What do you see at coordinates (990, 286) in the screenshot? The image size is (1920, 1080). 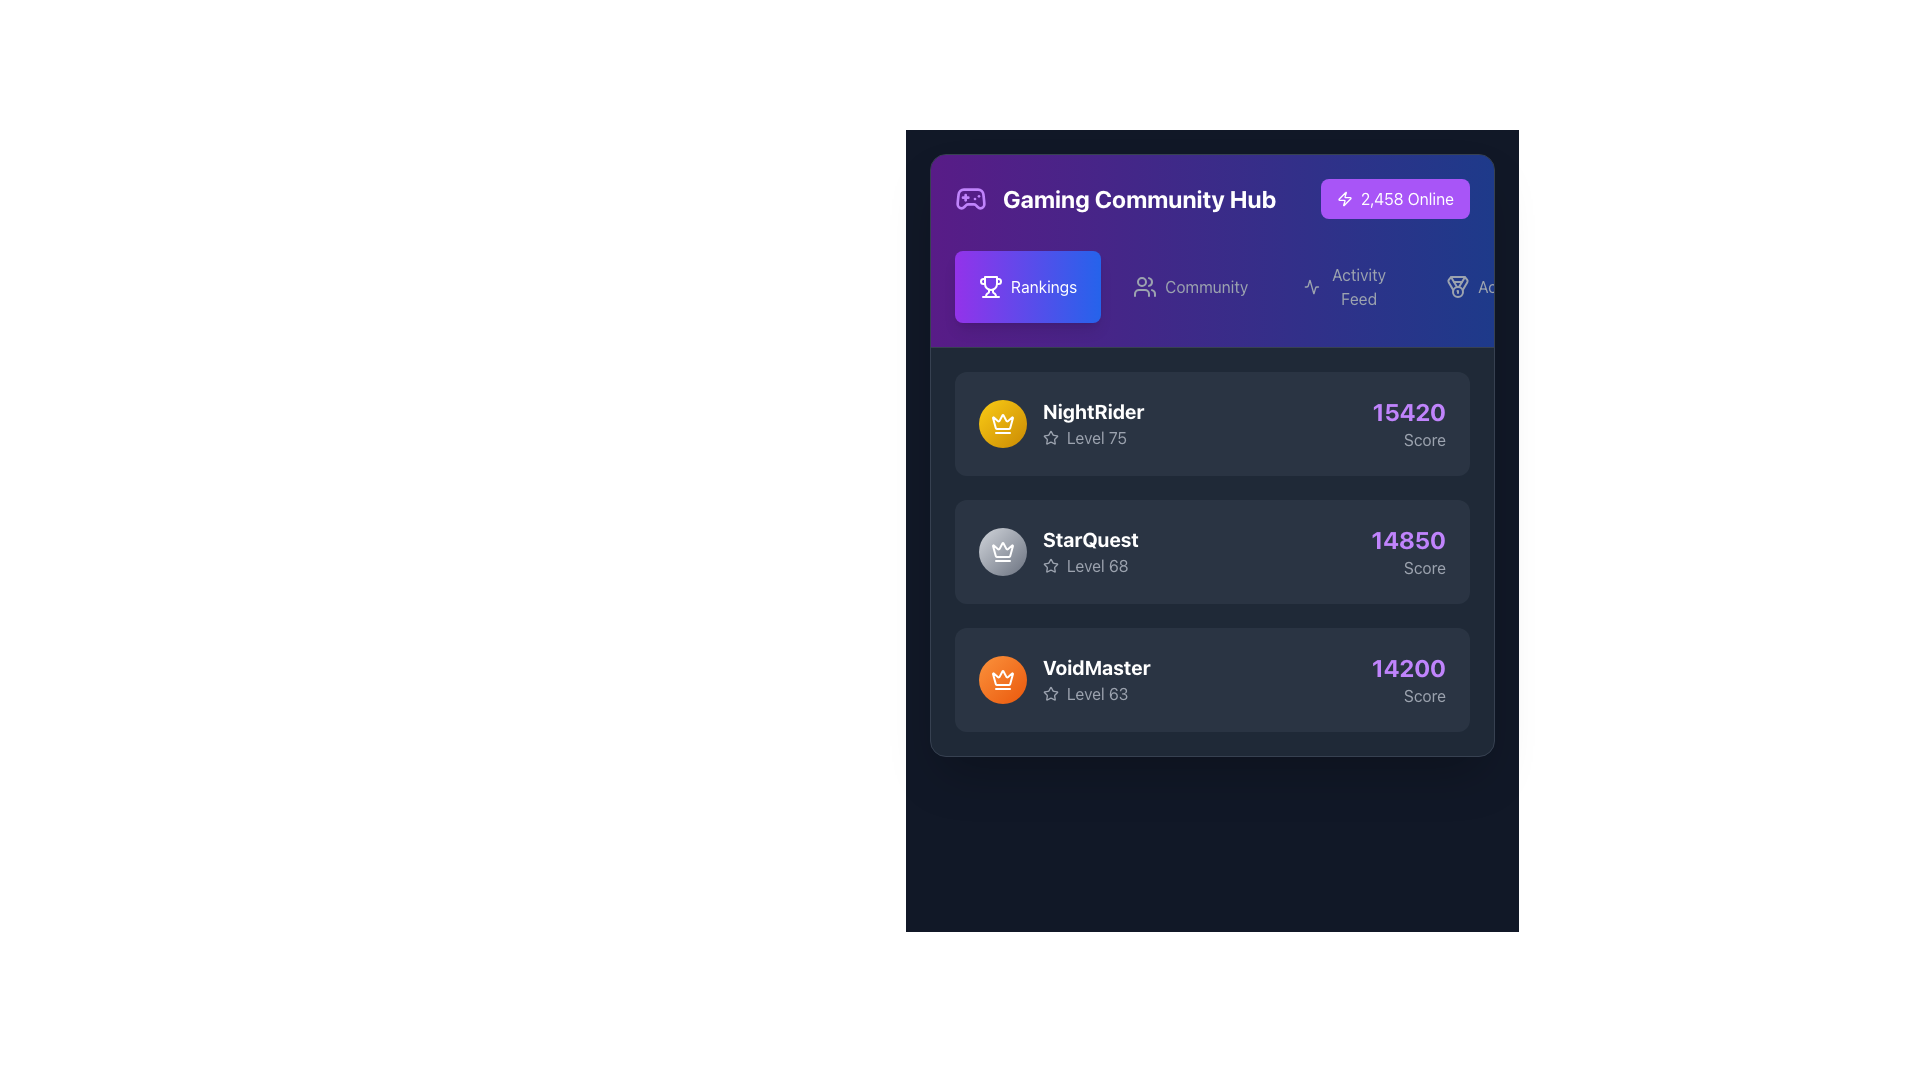 I see `the 'Rankings' icon located in the upper-left of the 'Gaming Community Hub' interface to identify its associated menu item` at bounding box center [990, 286].